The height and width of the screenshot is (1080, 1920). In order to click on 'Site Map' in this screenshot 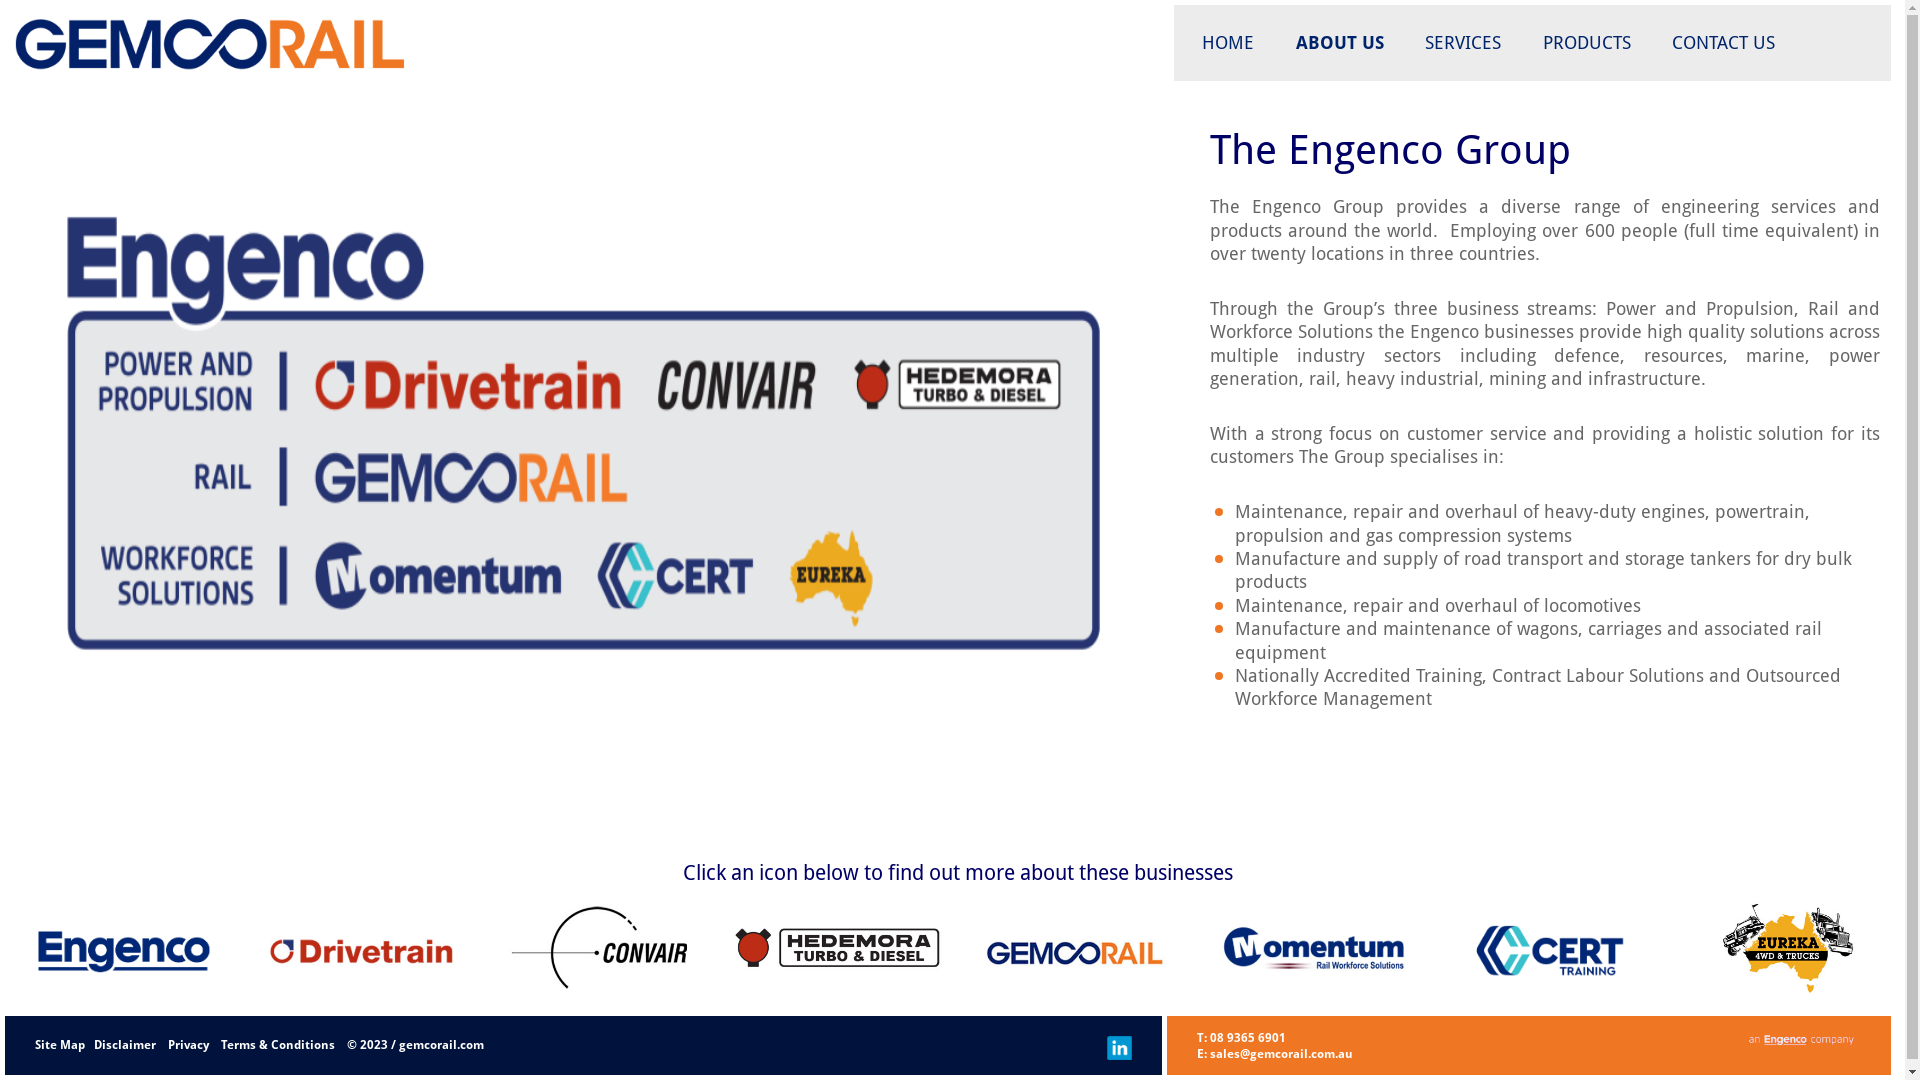, I will do `click(34, 1044)`.